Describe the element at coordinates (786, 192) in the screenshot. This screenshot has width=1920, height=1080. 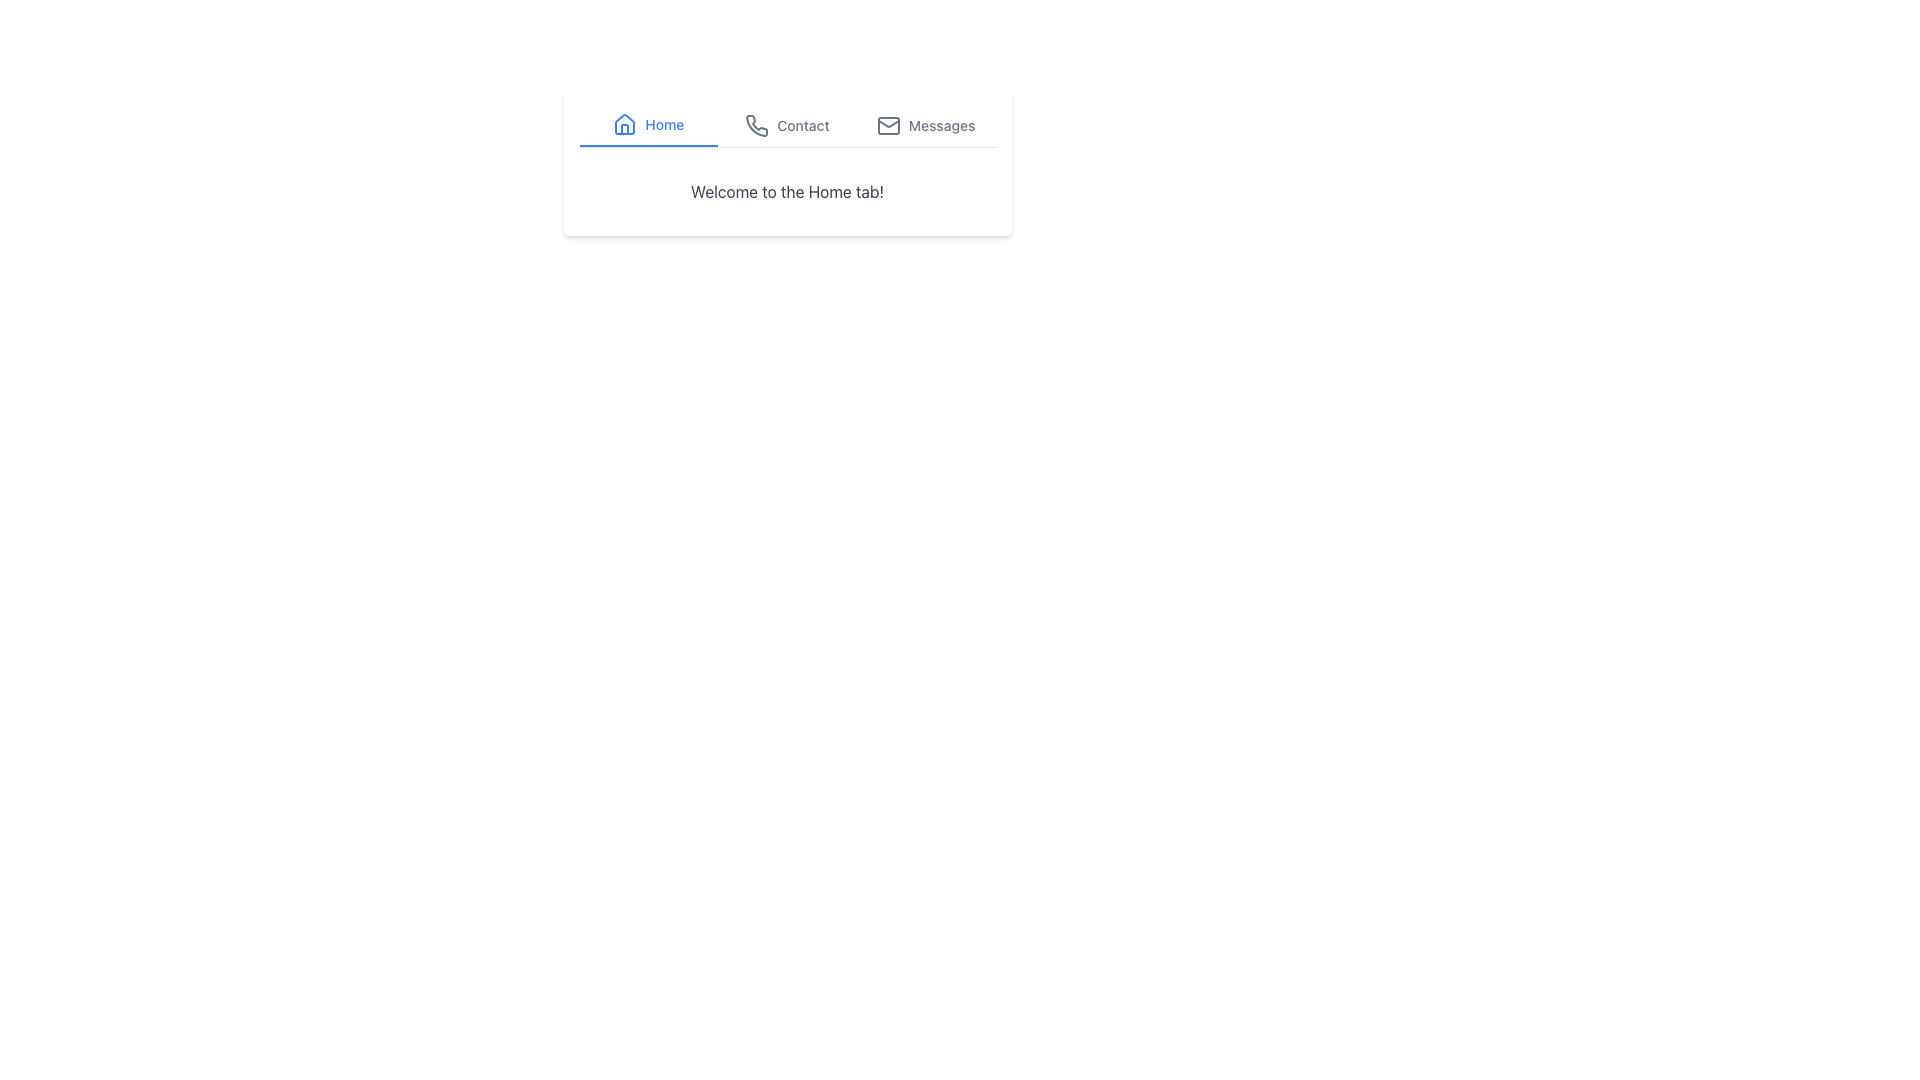
I see `greeting message displayed in the static text located under the navigation bar in the 'Home' tab` at that location.